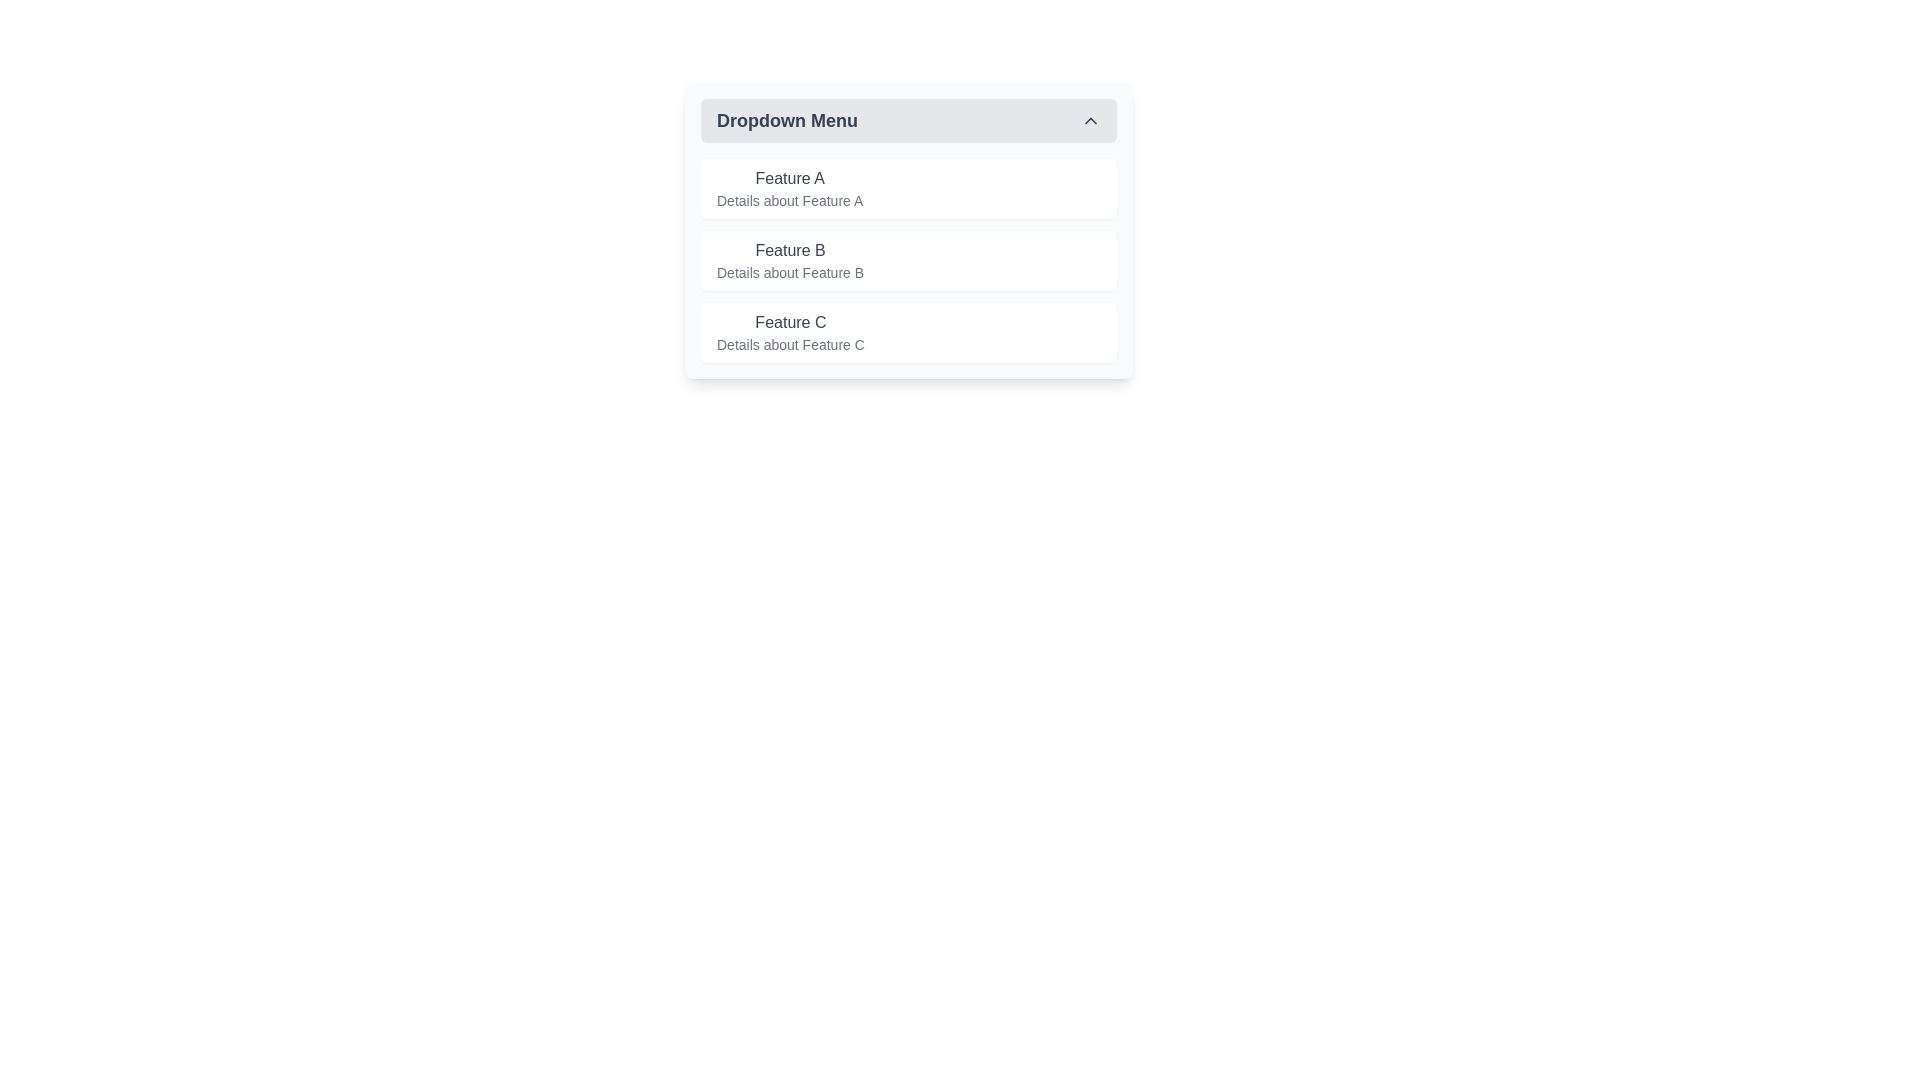  I want to click on the third interactive list item labeled 'Feature C' in the dropdown menu, so click(907, 331).